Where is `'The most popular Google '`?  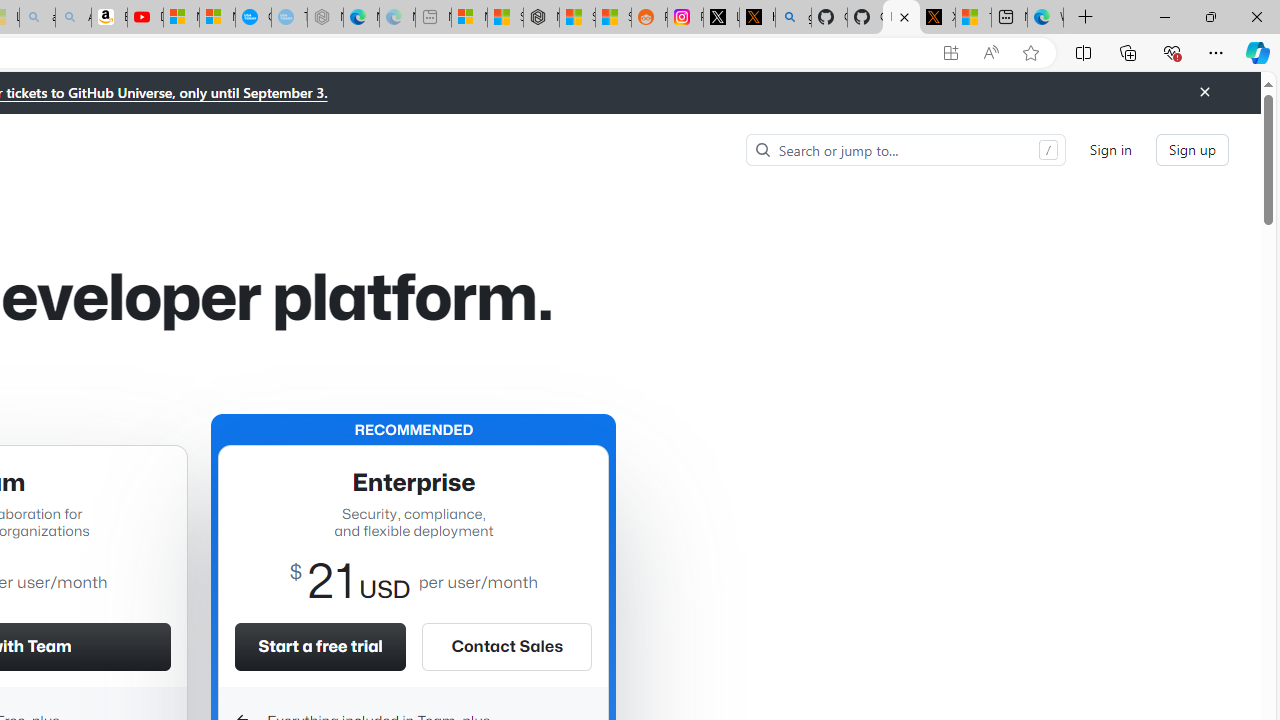 'The most popular Google ' is located at coordinates (288, 17).